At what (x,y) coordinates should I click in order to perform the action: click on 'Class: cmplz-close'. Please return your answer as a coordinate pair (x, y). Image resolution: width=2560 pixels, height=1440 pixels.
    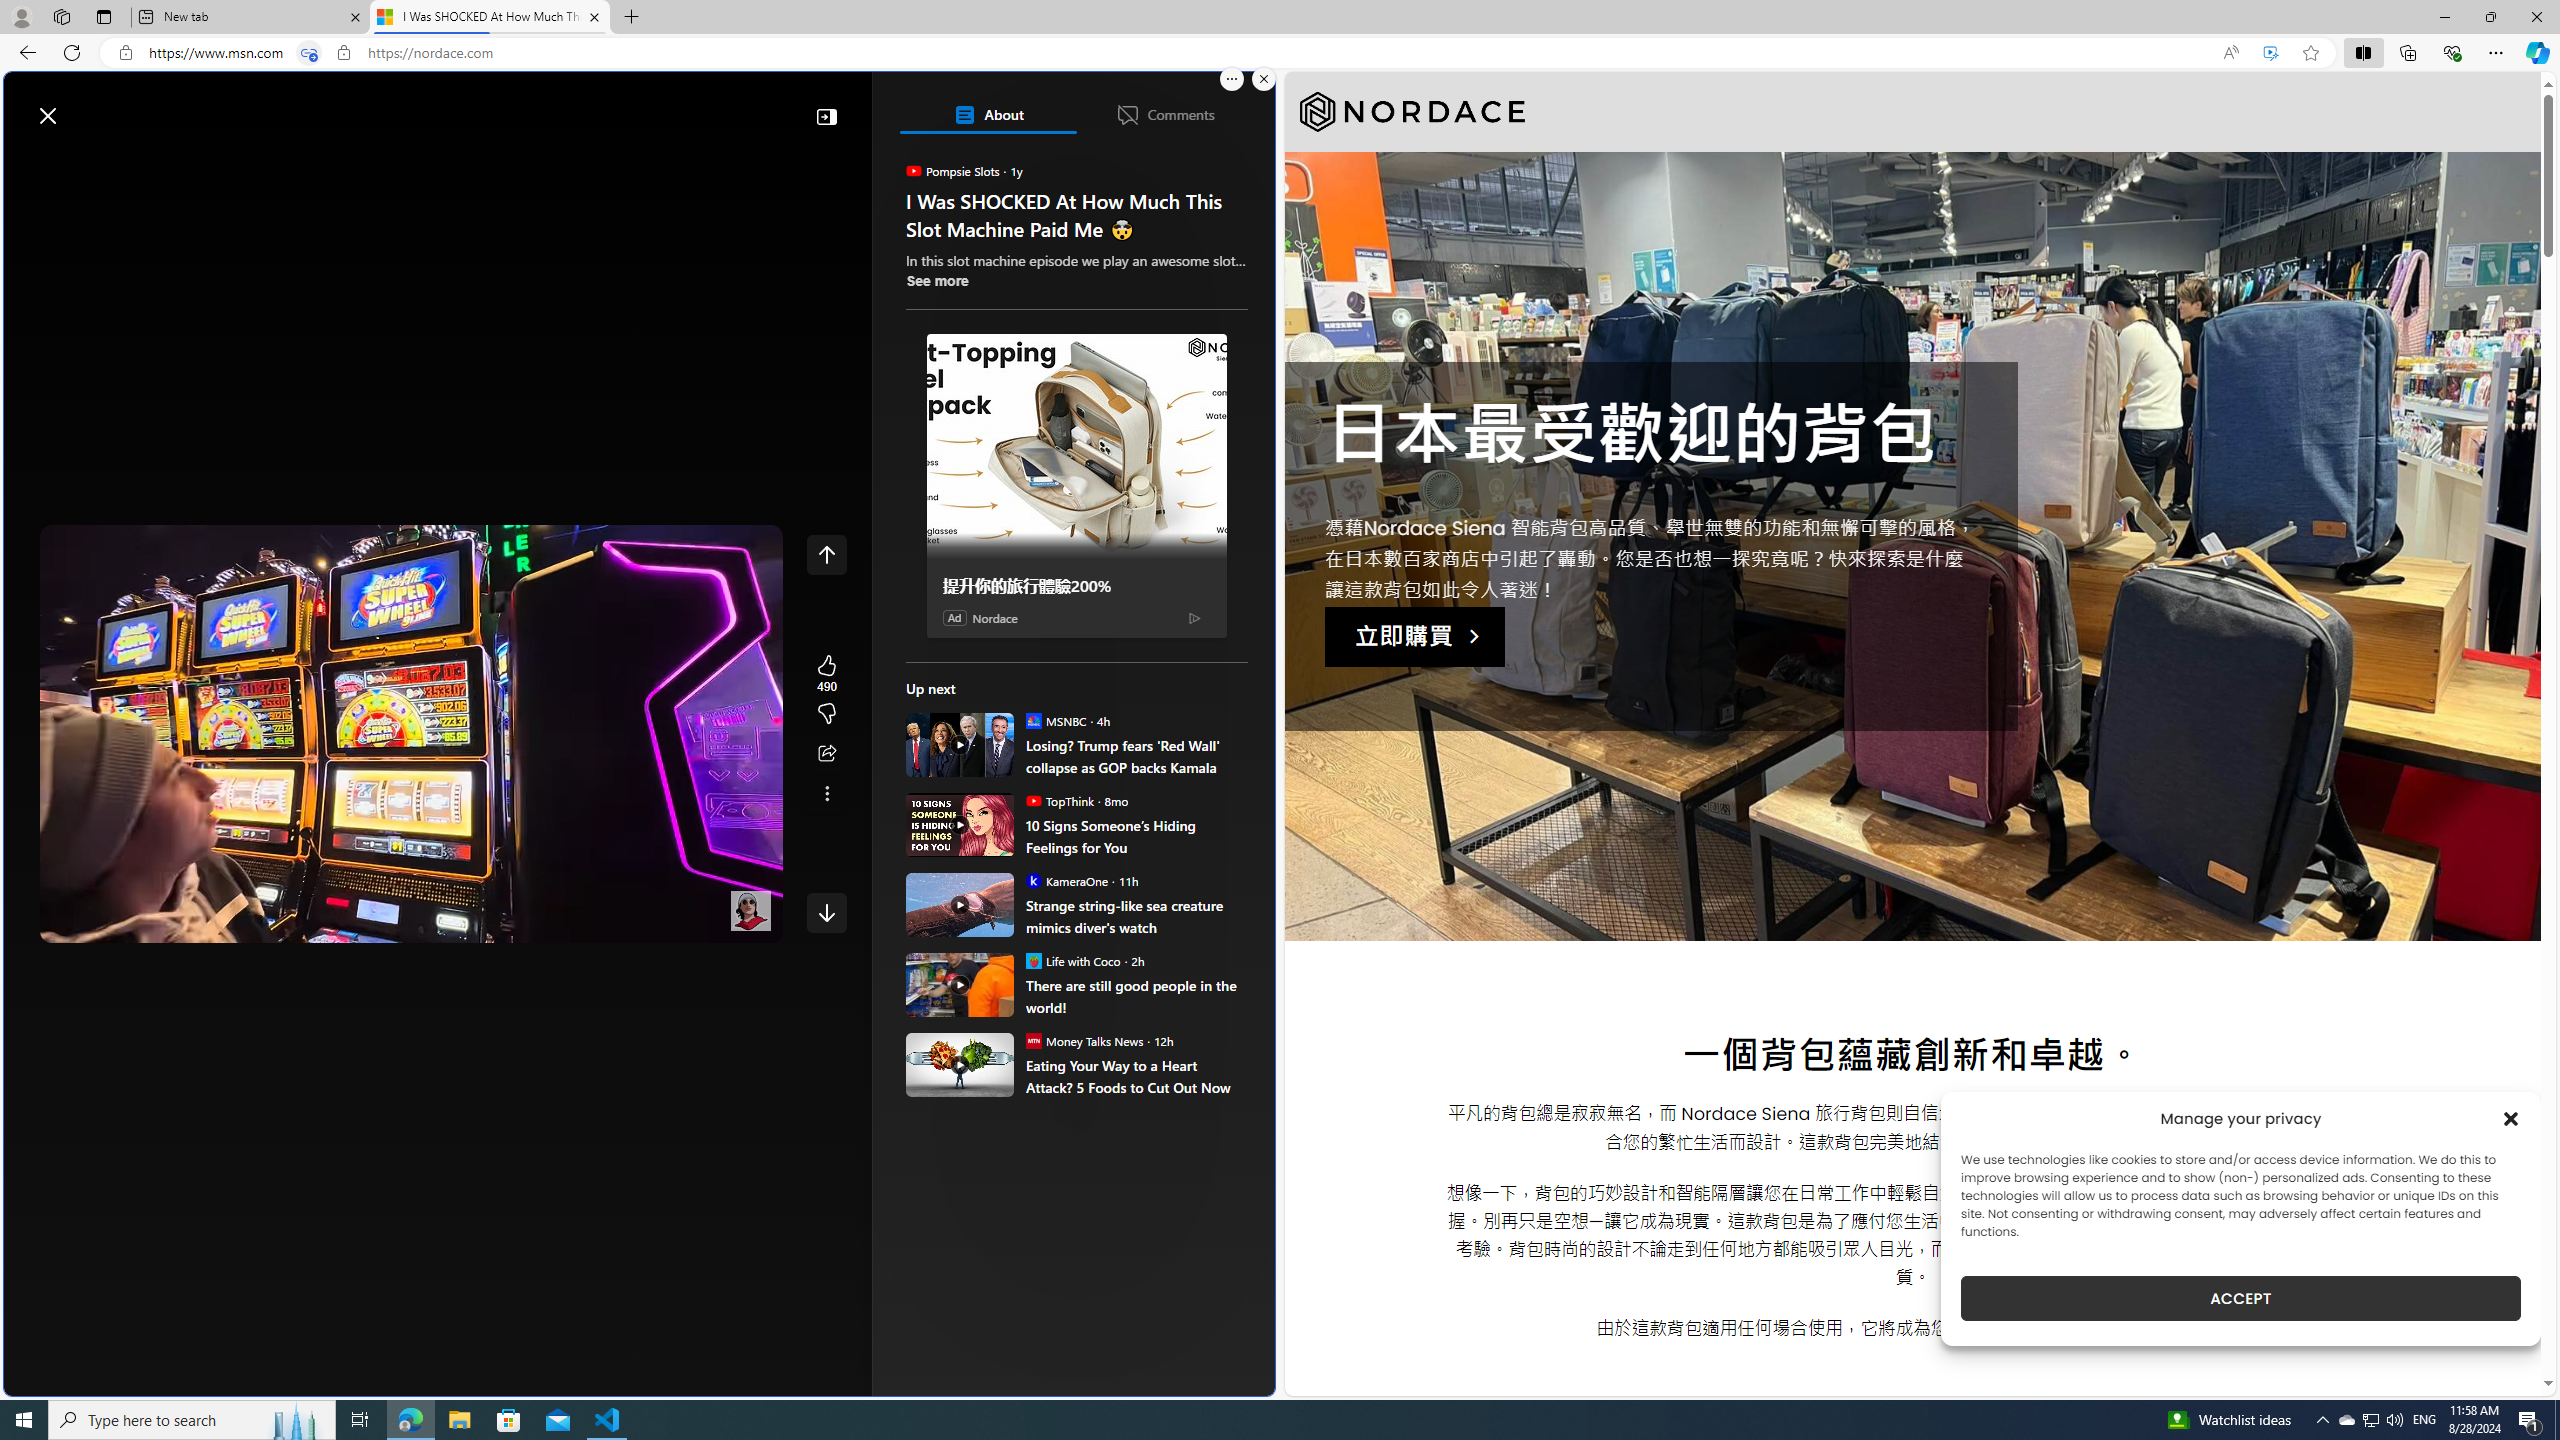
    Looking at the image, I should click on (2511, 1118).